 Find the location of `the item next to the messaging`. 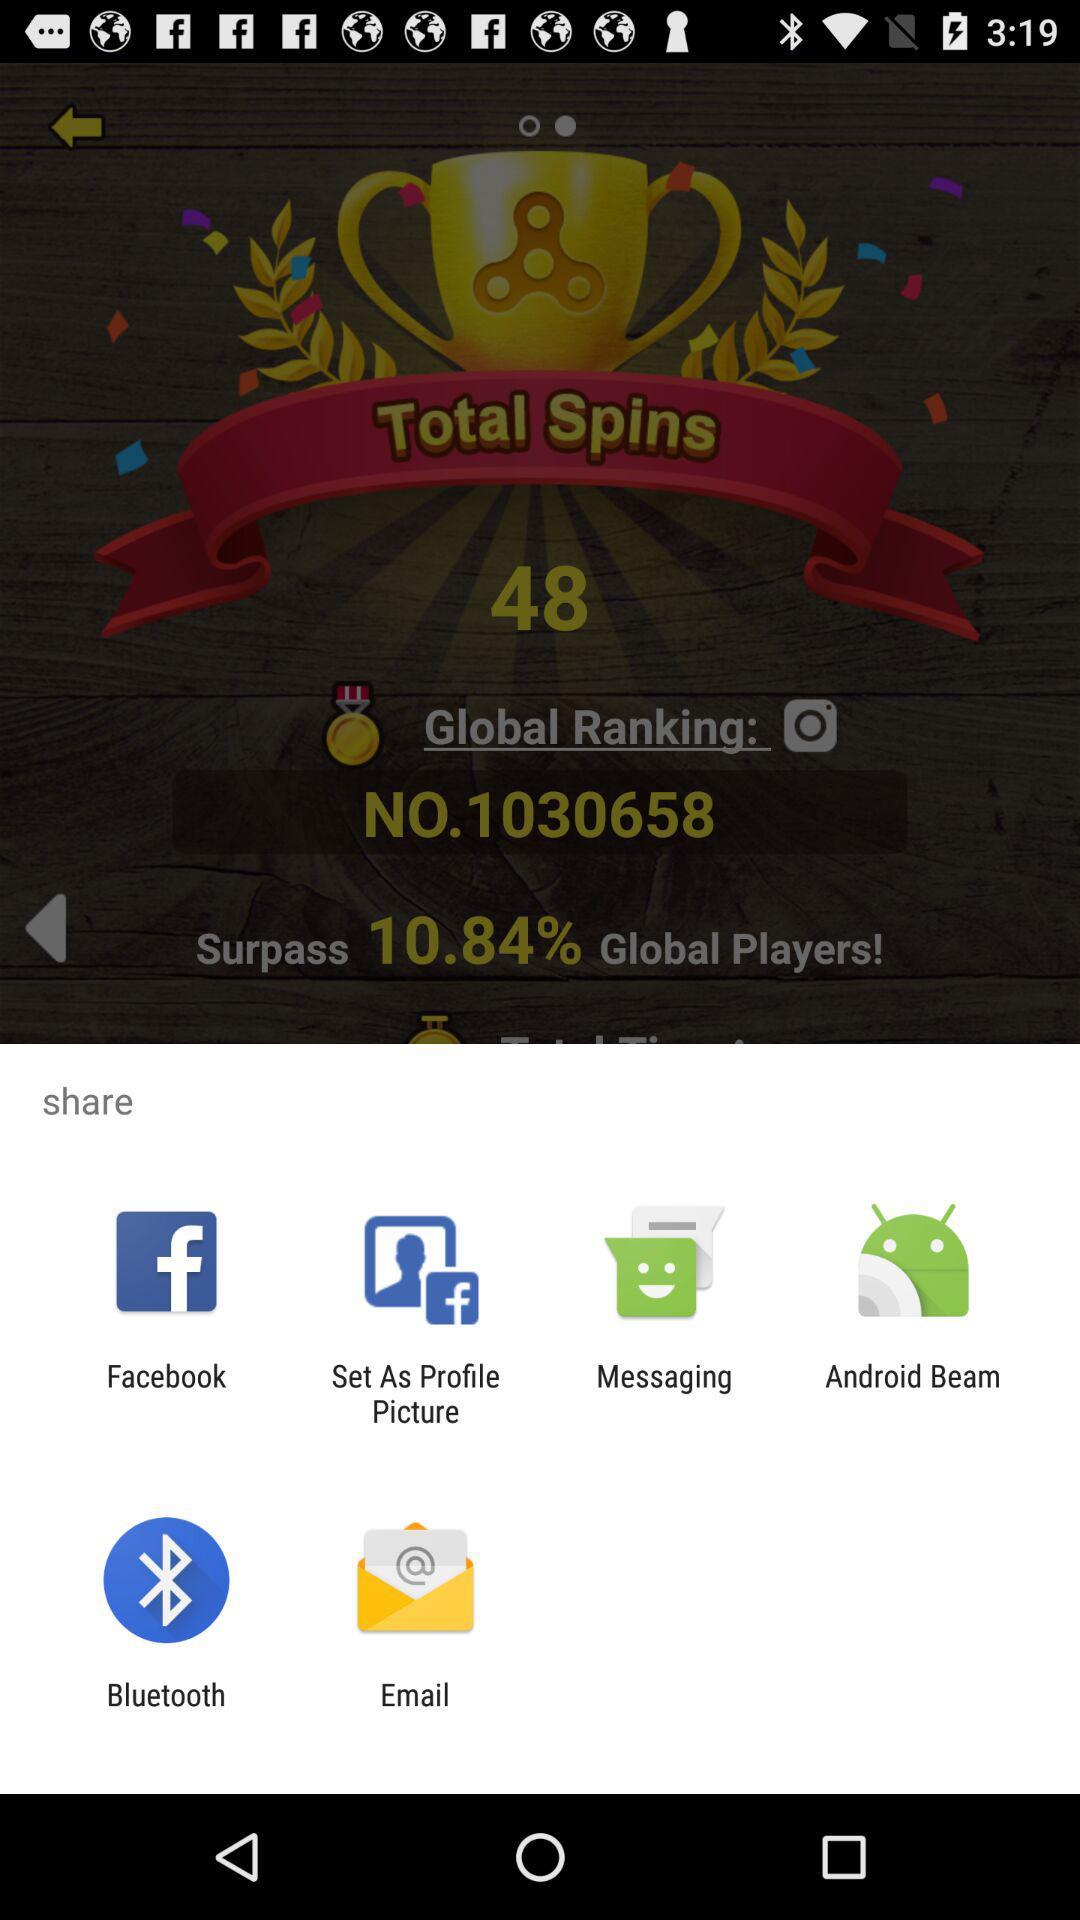

the item next to the messaging is located at coordinates (913, 1392).